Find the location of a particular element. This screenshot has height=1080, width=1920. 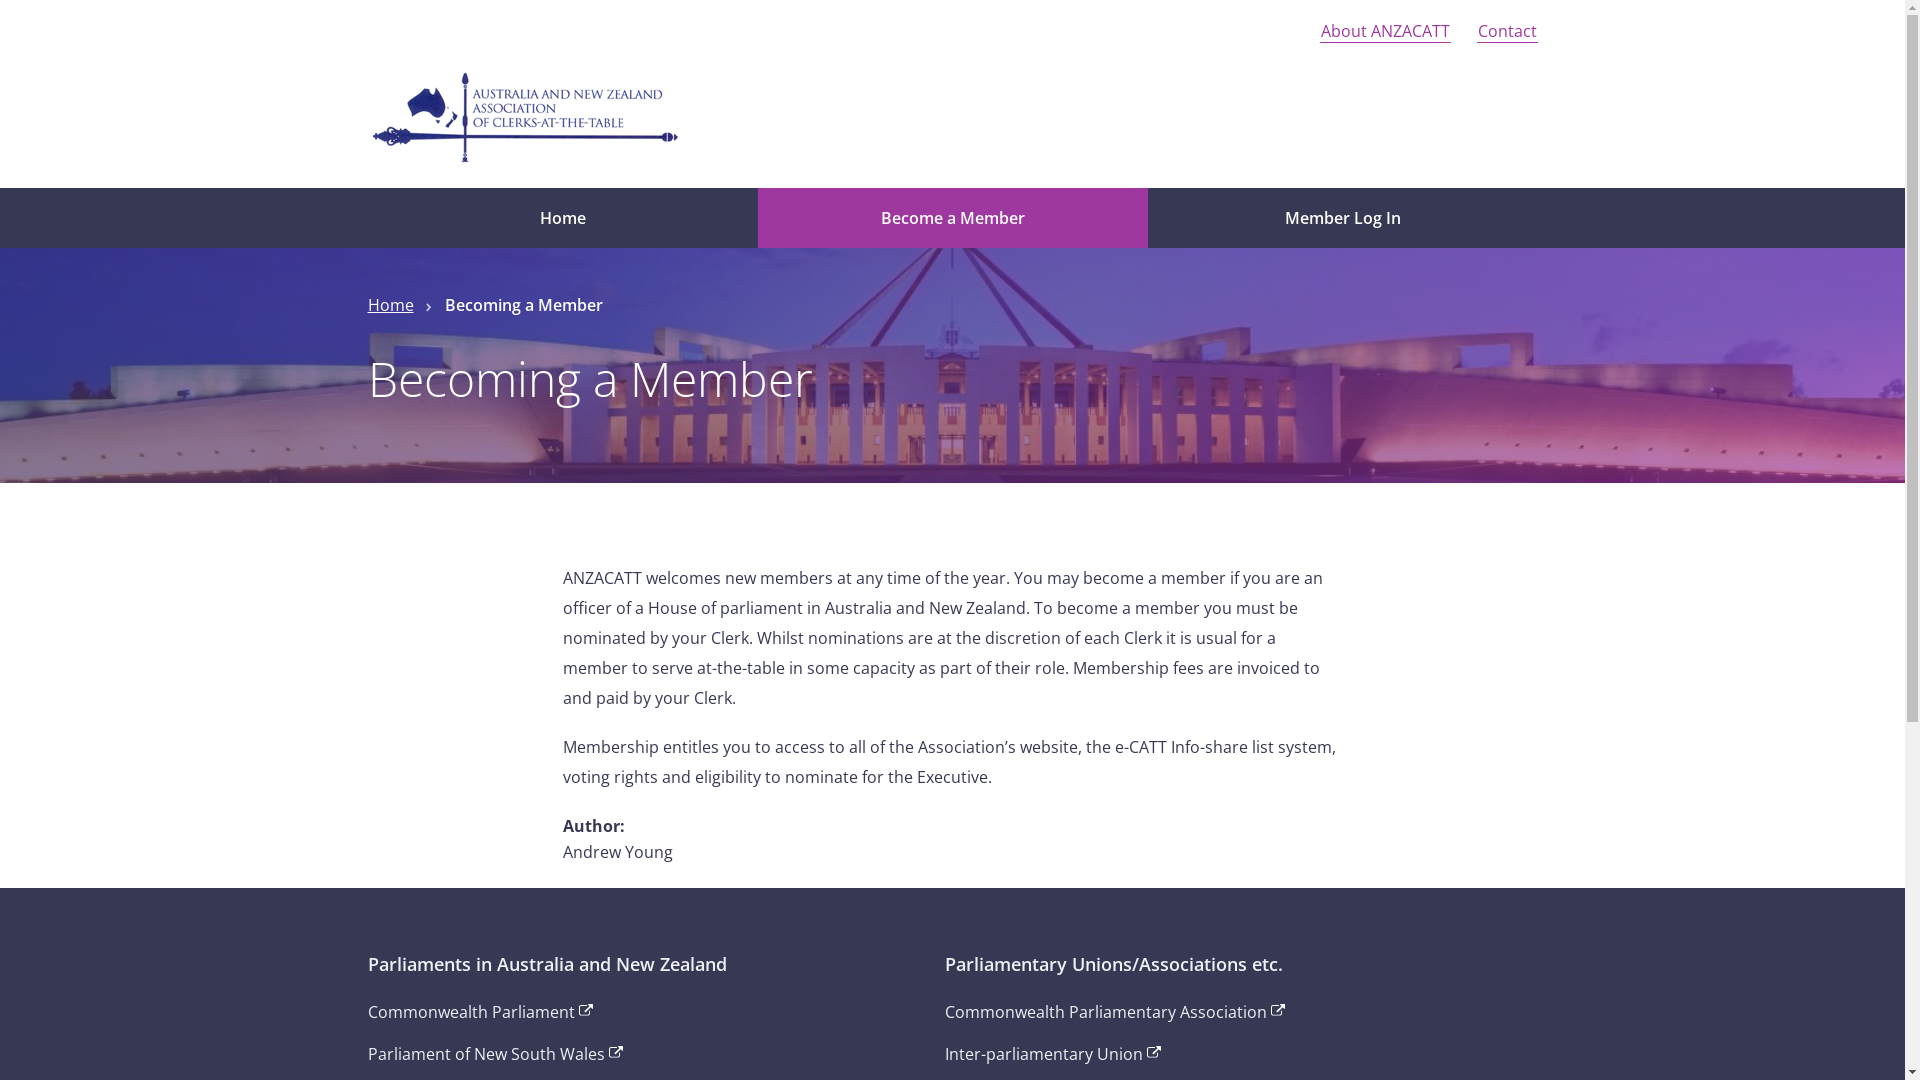

'Parliament of New South Wales' is located at coordinates (368, 1052).